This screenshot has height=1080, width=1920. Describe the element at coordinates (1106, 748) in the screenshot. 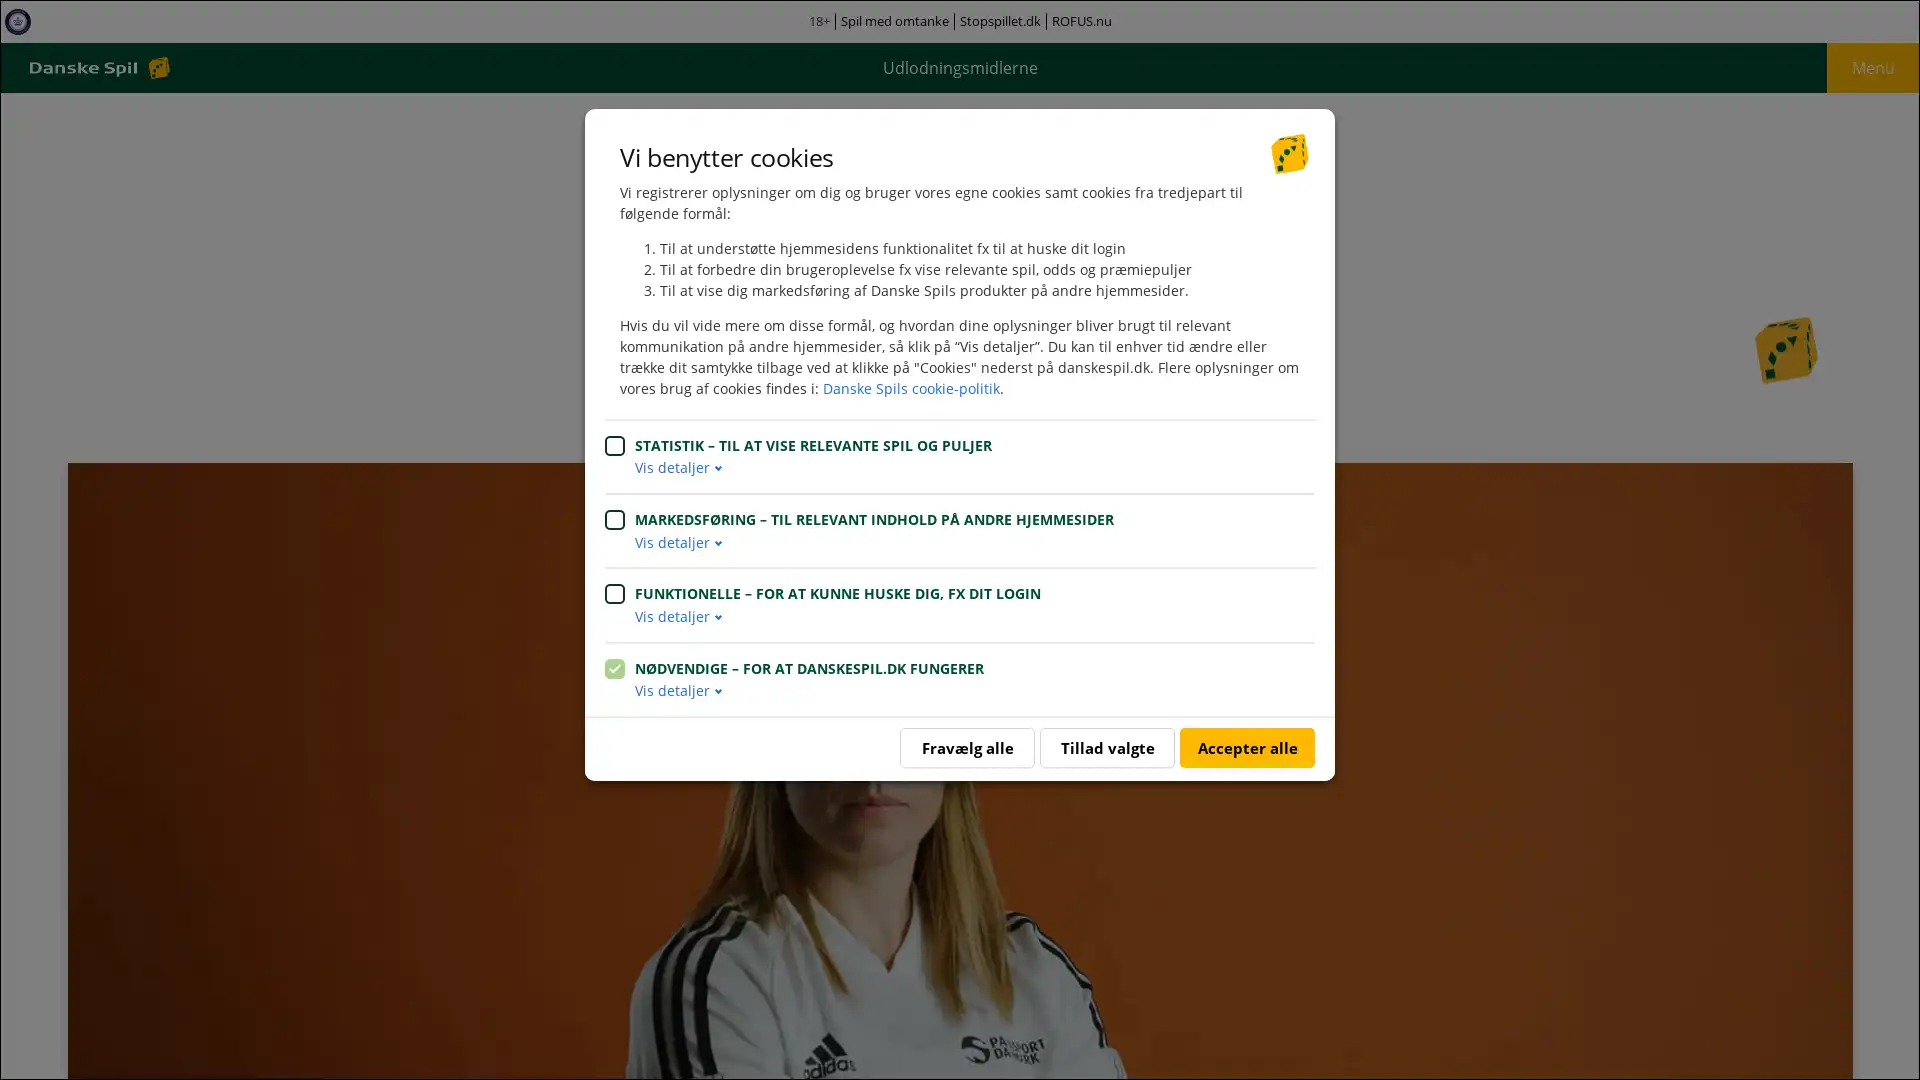

I see `Save Consent Preferences` at that location.